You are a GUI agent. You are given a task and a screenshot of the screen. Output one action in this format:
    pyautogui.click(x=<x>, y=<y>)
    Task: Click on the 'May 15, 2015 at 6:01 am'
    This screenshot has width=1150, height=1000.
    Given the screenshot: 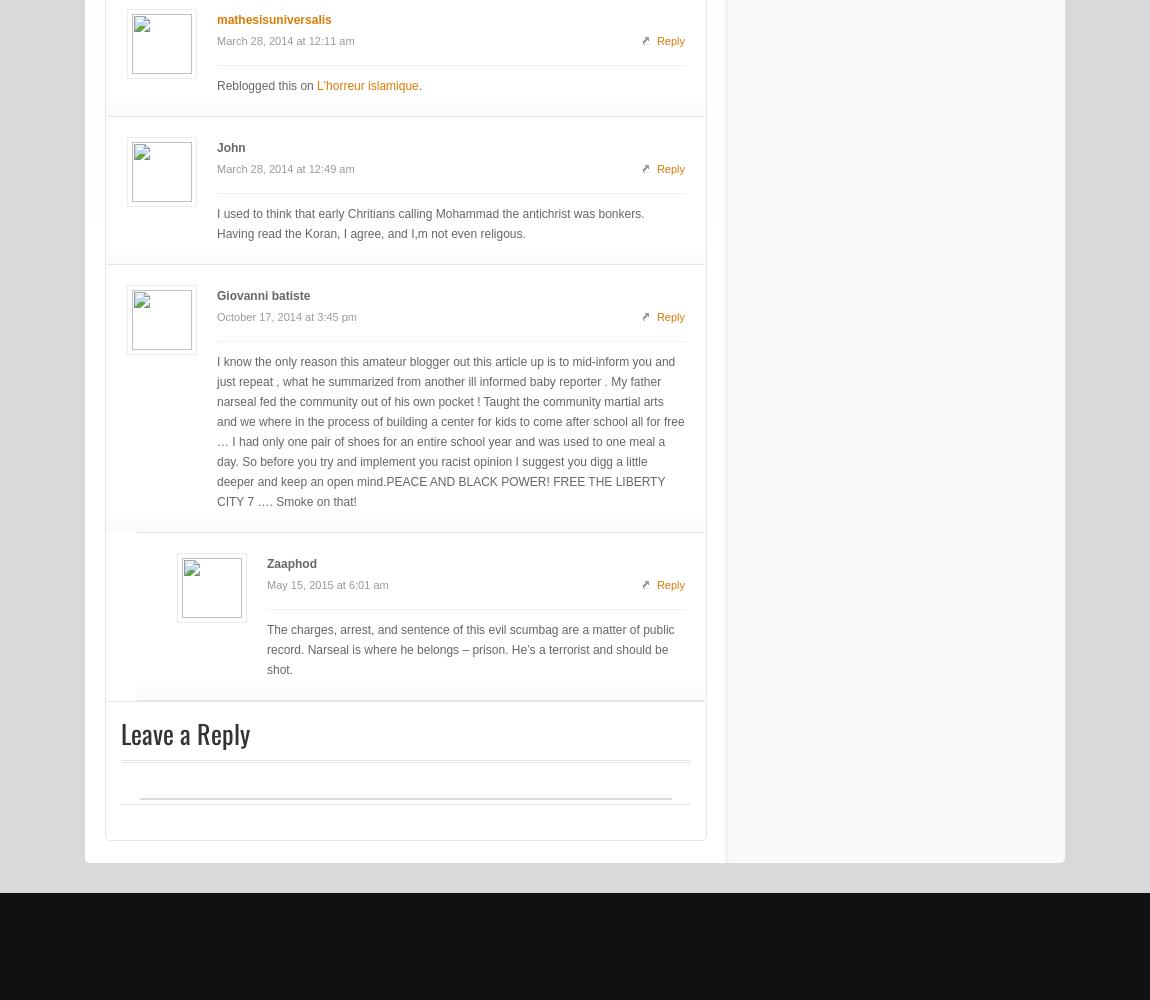 What is the action you would take?
    pyautogui.click(x=327, y=584)
    